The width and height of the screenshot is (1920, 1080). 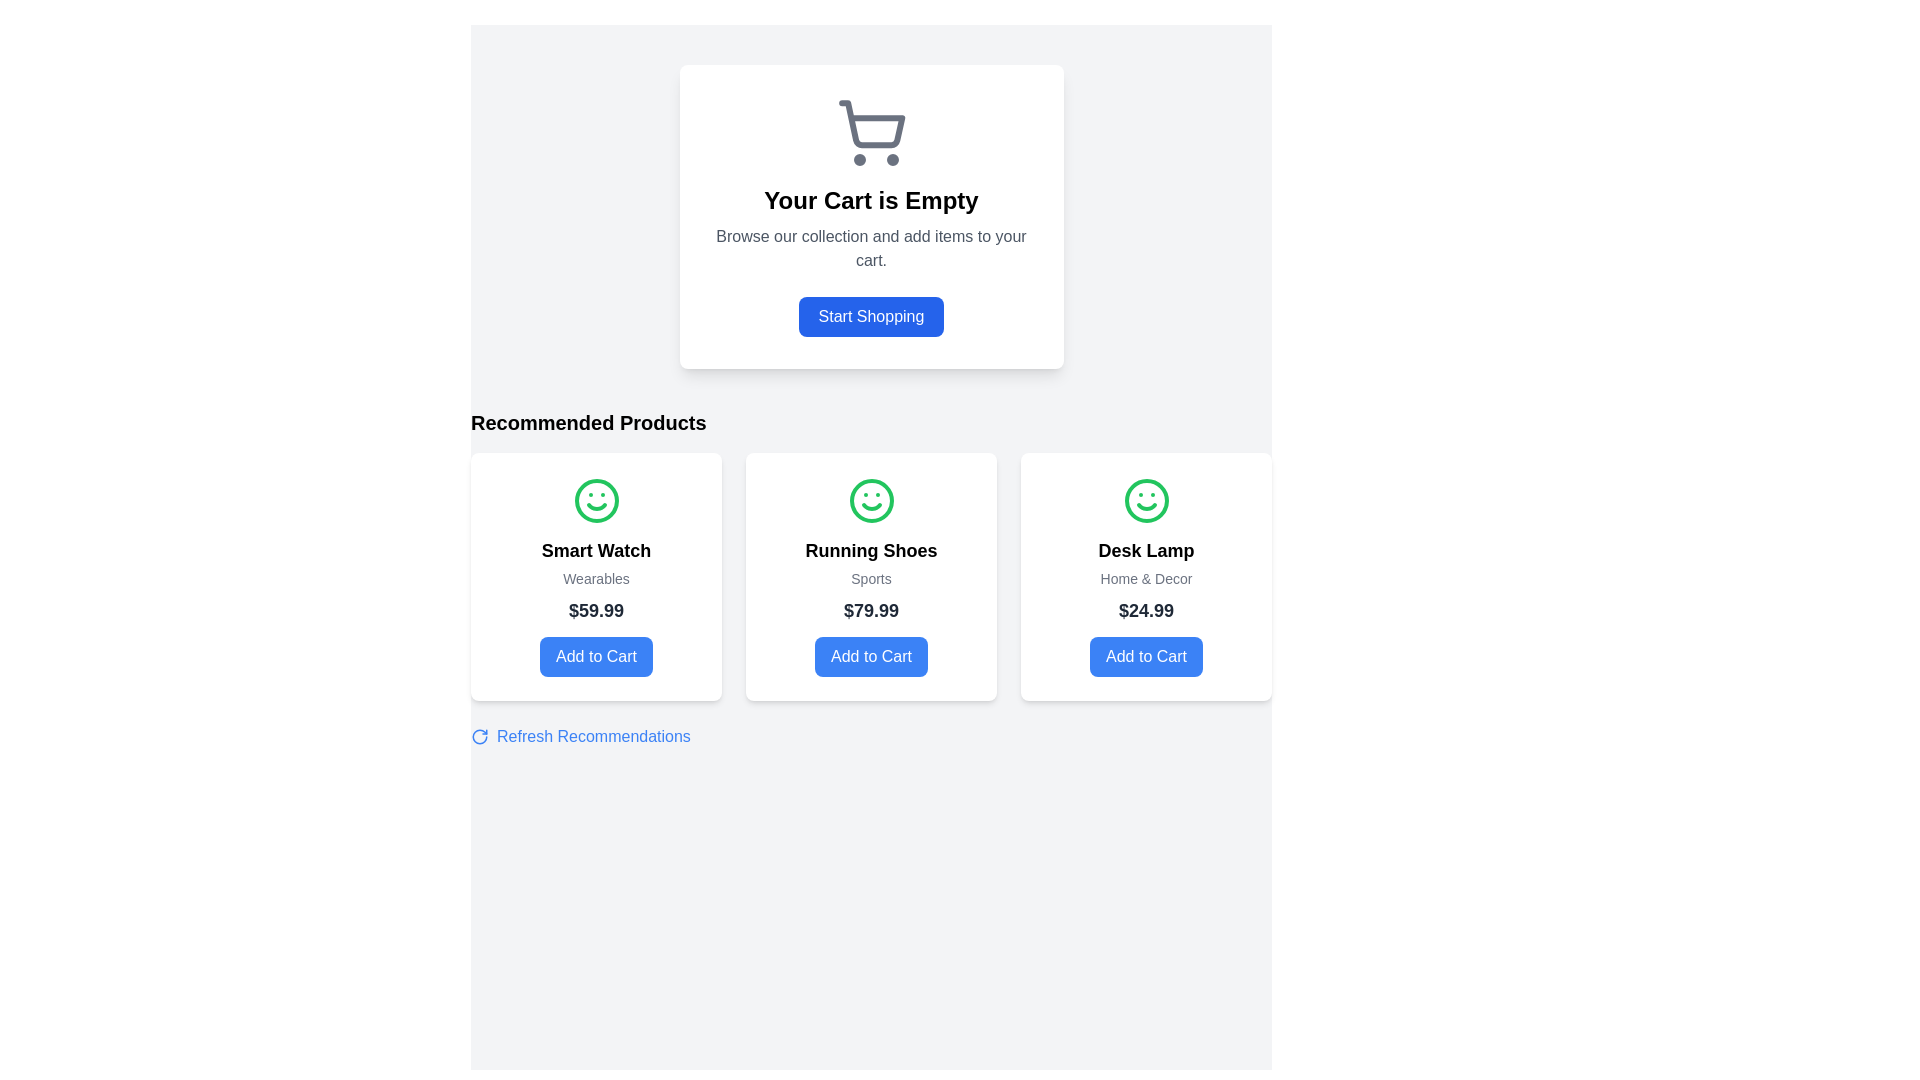 I want to click on the 'Add to Cart' button, so click(x=595, y=656).